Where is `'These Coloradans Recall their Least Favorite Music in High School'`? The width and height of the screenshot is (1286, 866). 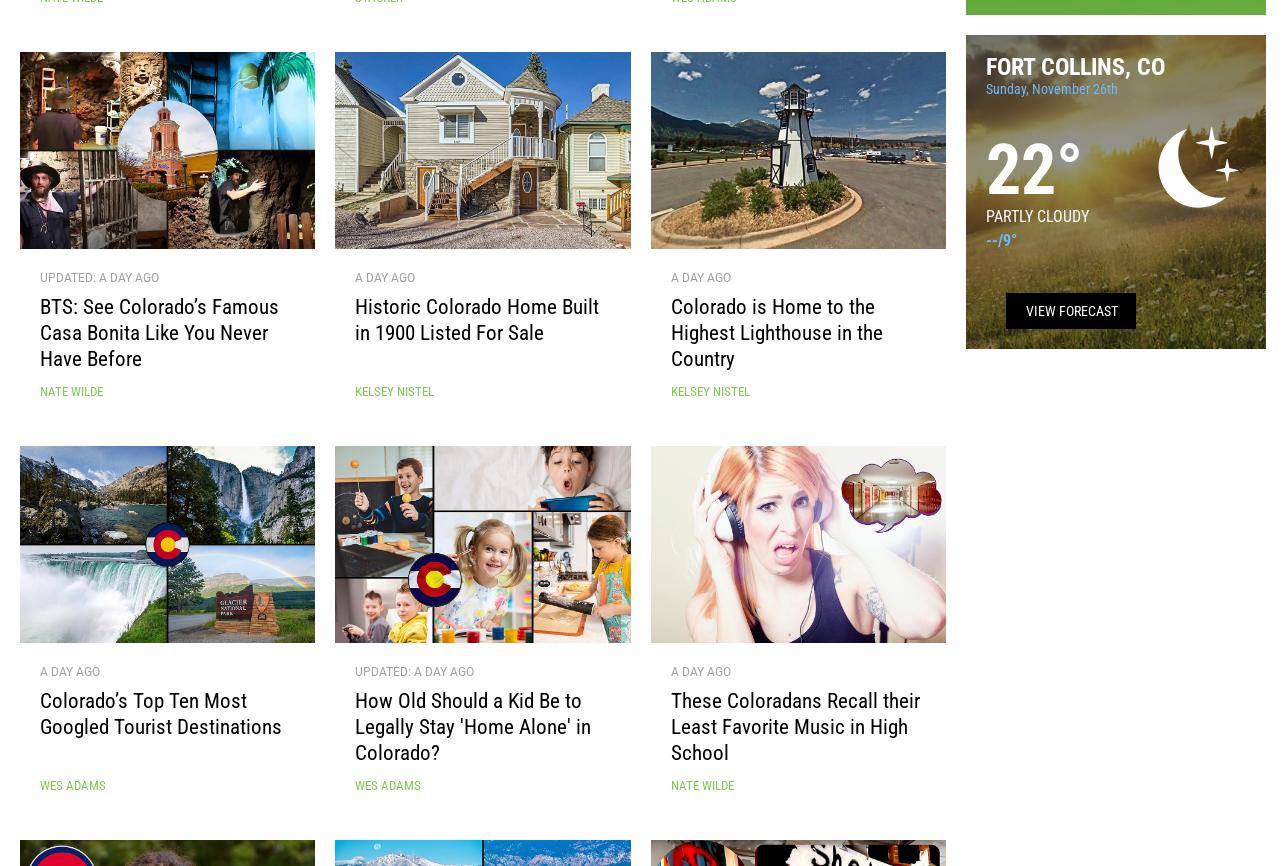
'These Coloradans Recall their Least Favorite Music in High School' is located at coordinates (794, 733).